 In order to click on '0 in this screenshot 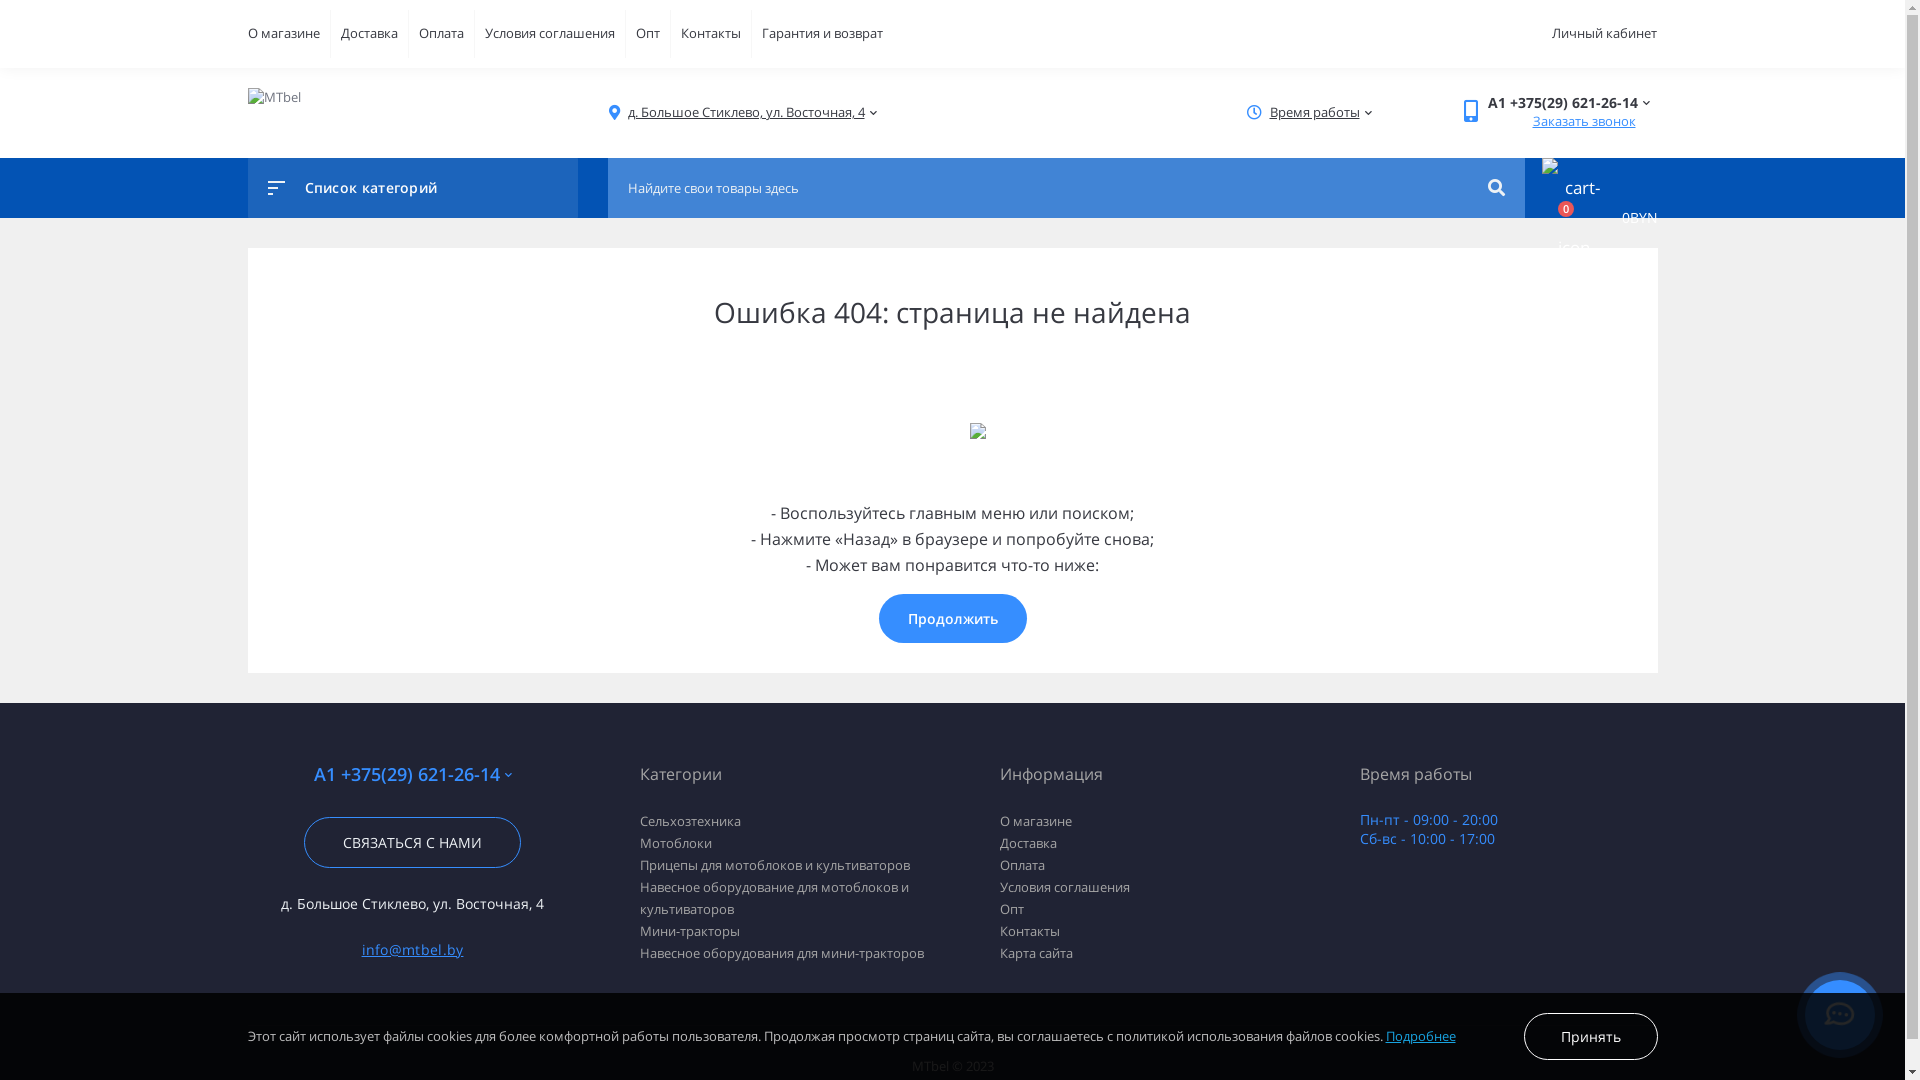, I will do `click(1589, 218)`.